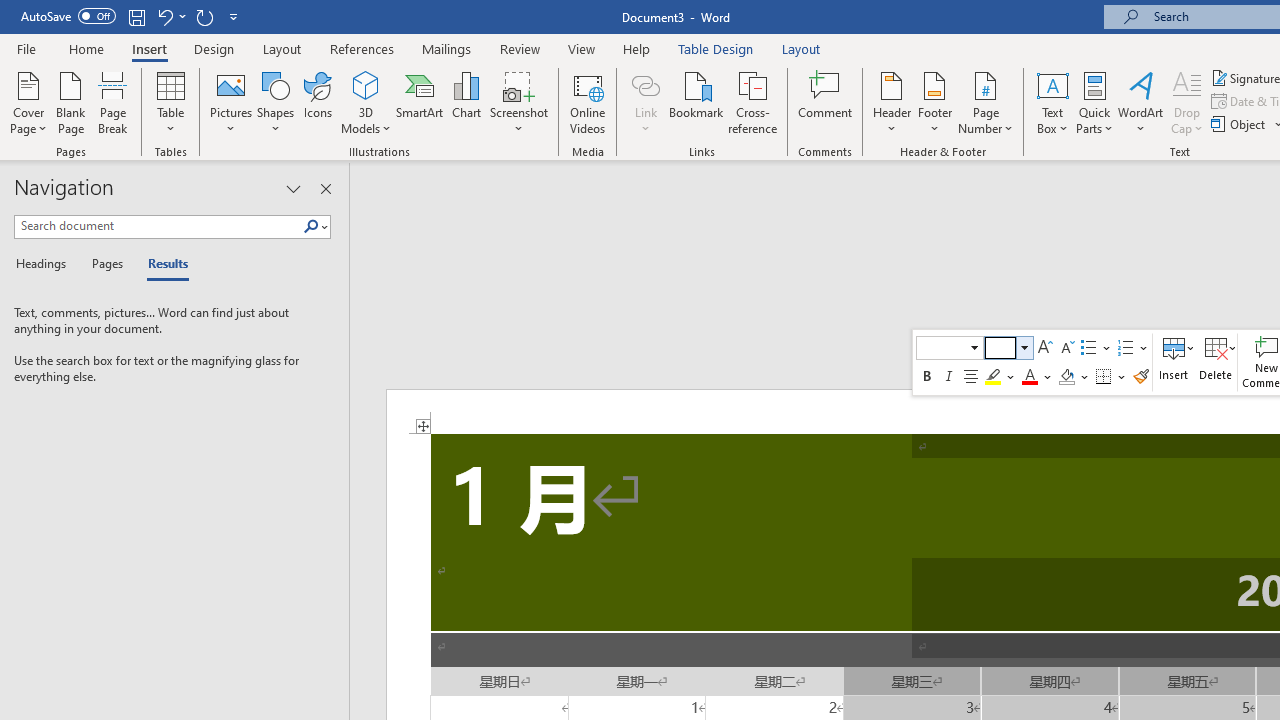  What do you see at coordinates (112, 103) in the screenshot?
I see `'Page Break'` at bounding box center [112, 103].